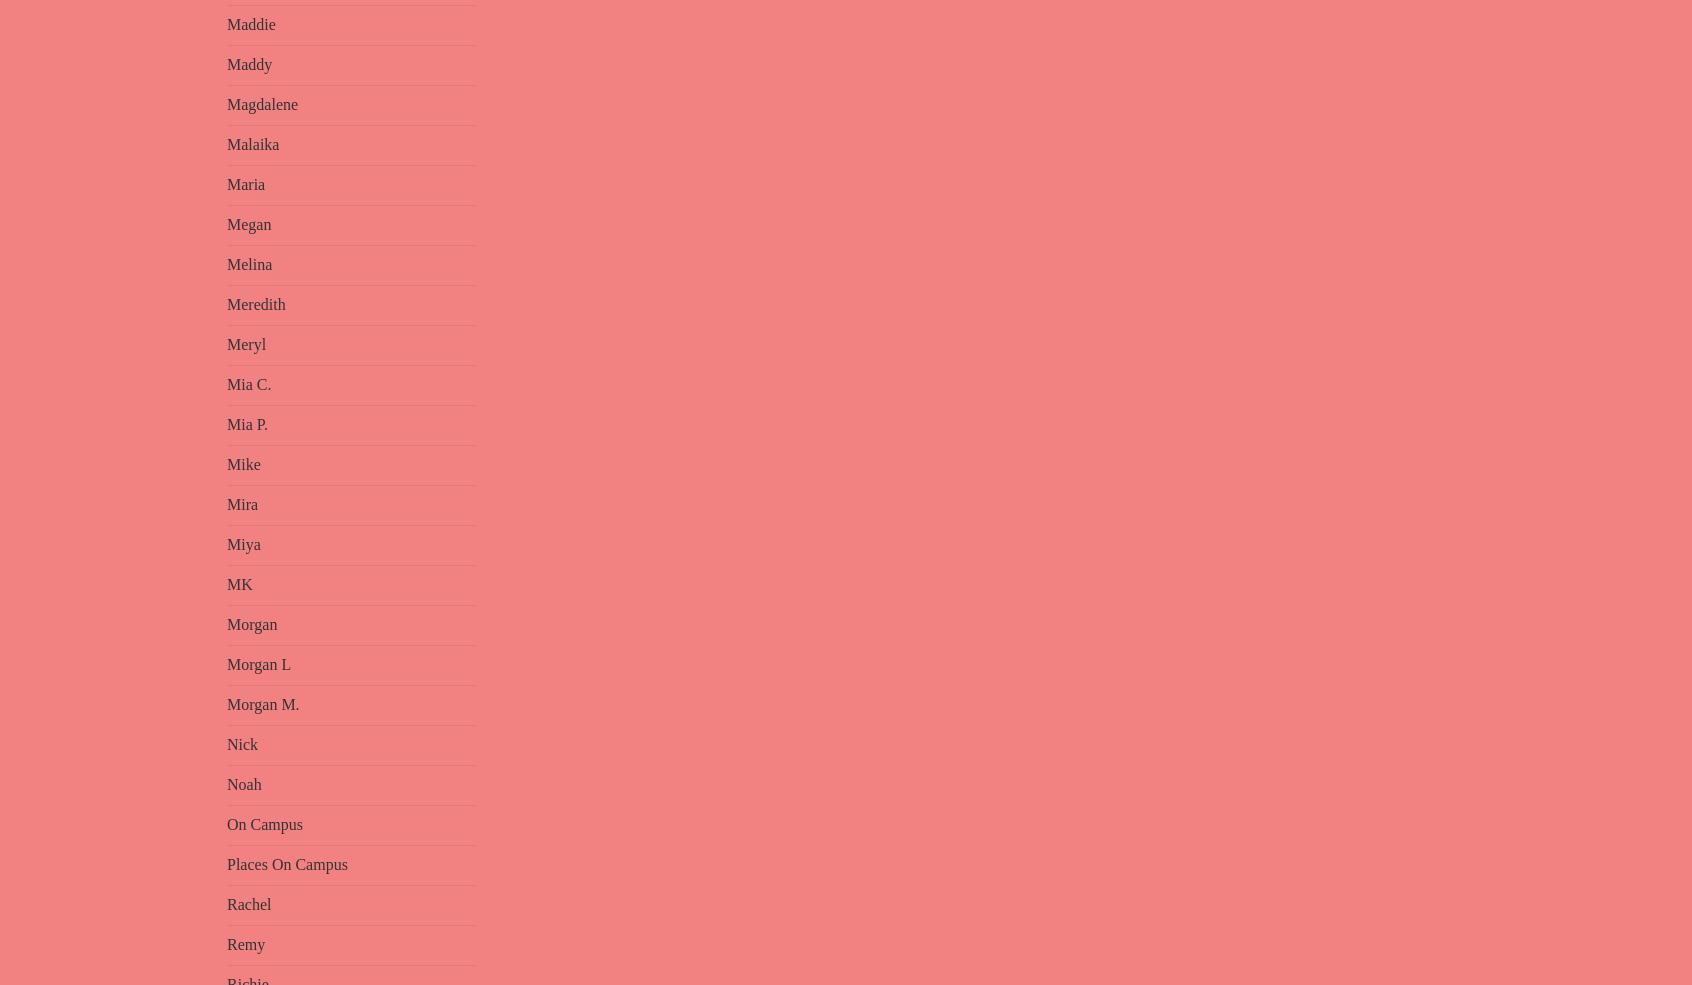 This screenshot has height=985, width=1692. I want to click on 'Megan', so click(227, 223).